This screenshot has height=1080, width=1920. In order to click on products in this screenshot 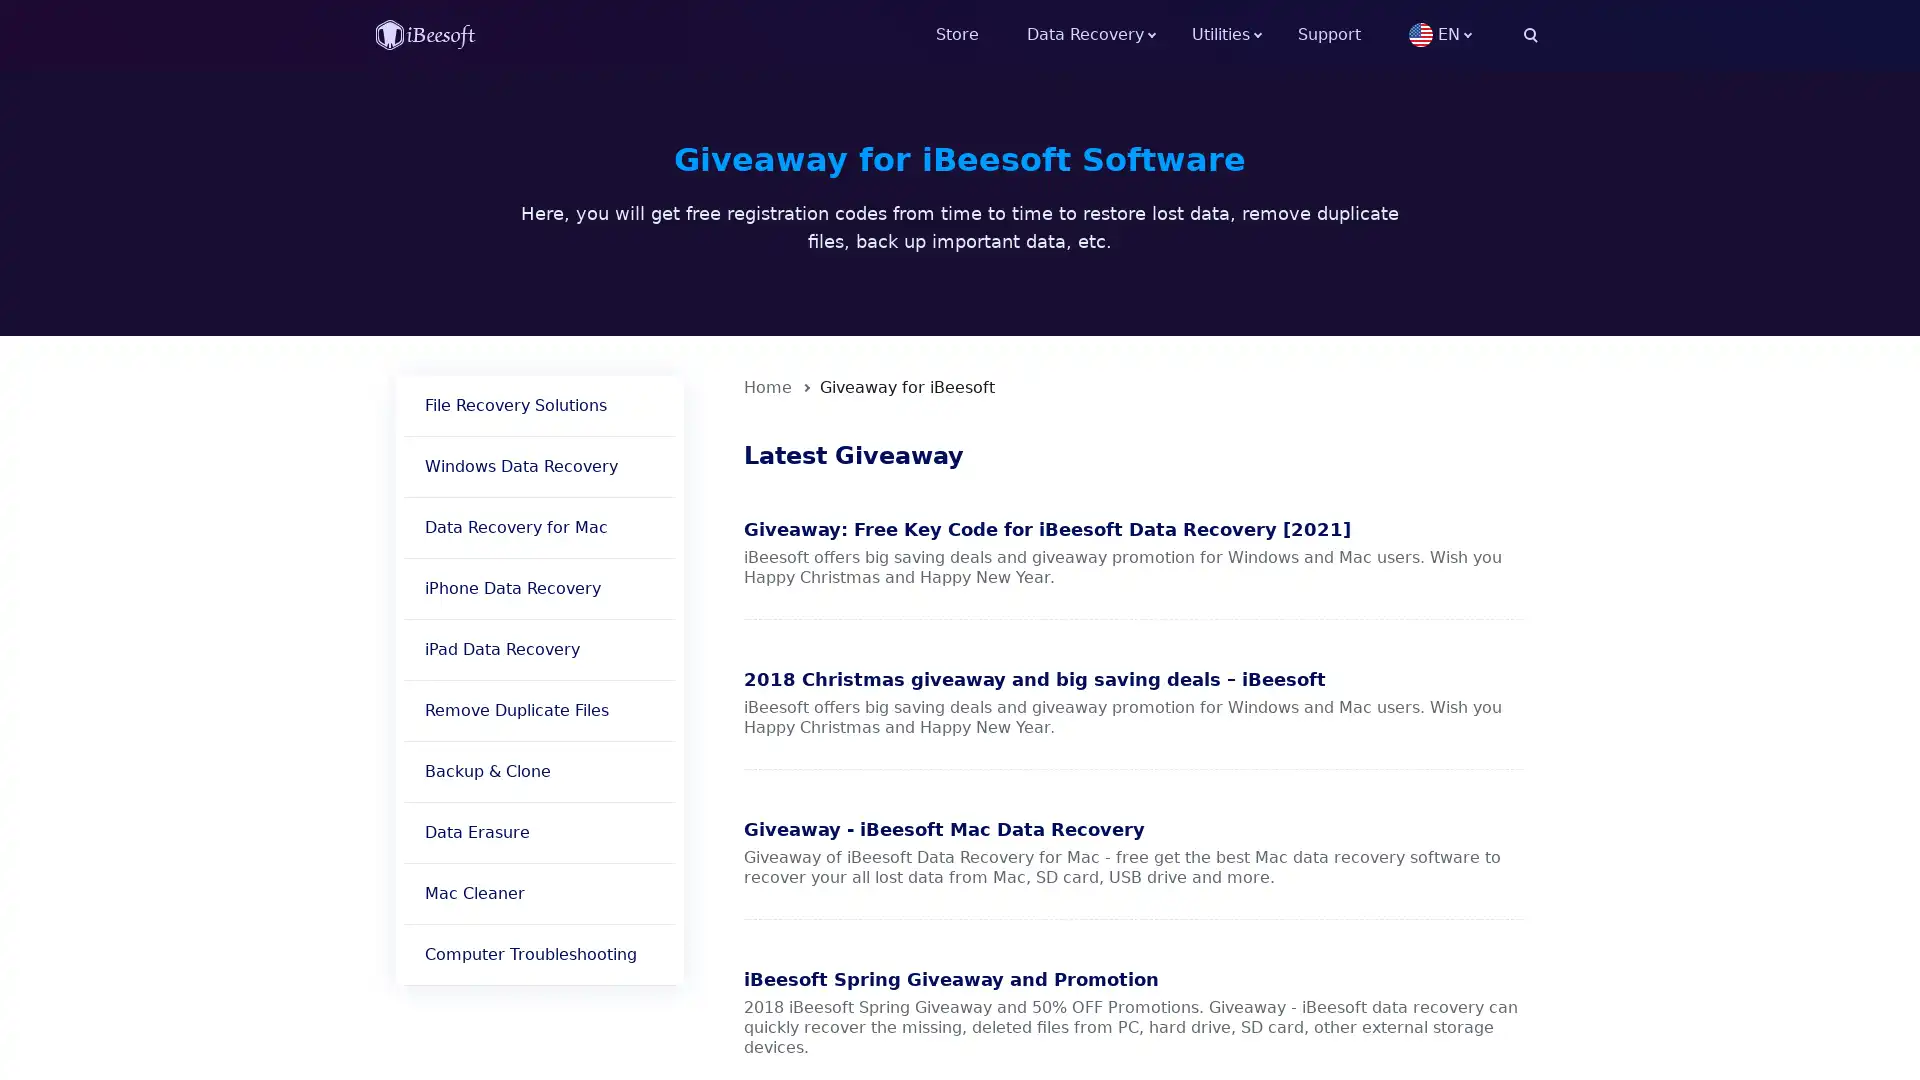, I will do `click(1108, 34)`.